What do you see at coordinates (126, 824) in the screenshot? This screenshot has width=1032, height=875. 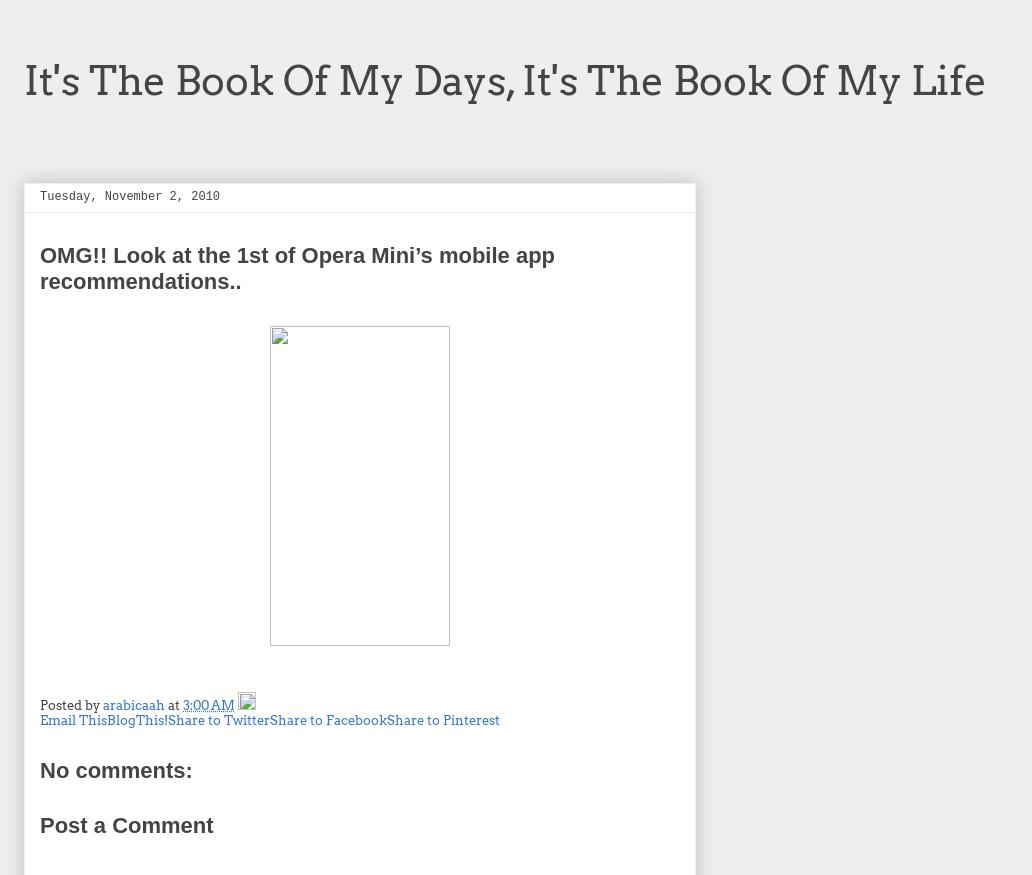 I see `'Post a Comment'` at bounding box center [126, 824].